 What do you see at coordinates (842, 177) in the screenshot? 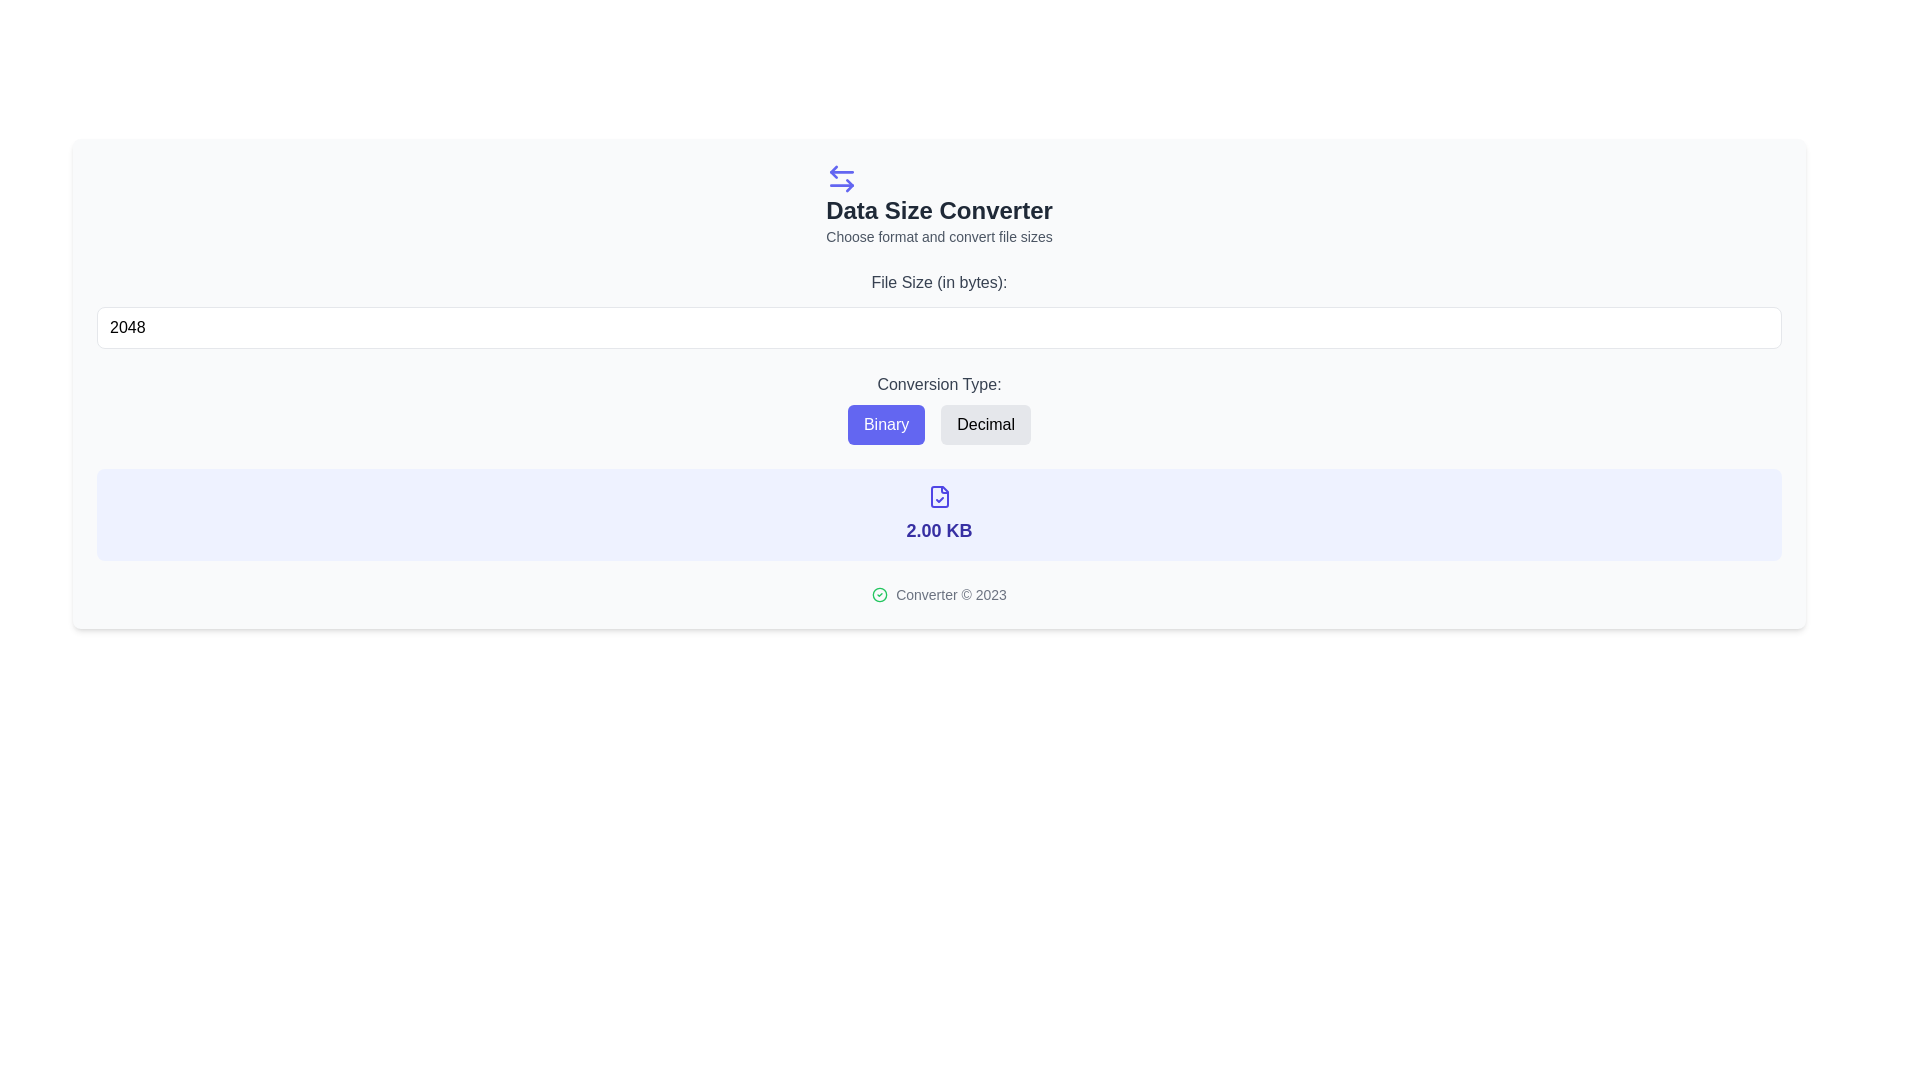
I see `the bi-directional arrow icon, which is indigo in color and located above the 'Data Size Converter' text, aligned with its left edge` at bounding box center [842, 177].